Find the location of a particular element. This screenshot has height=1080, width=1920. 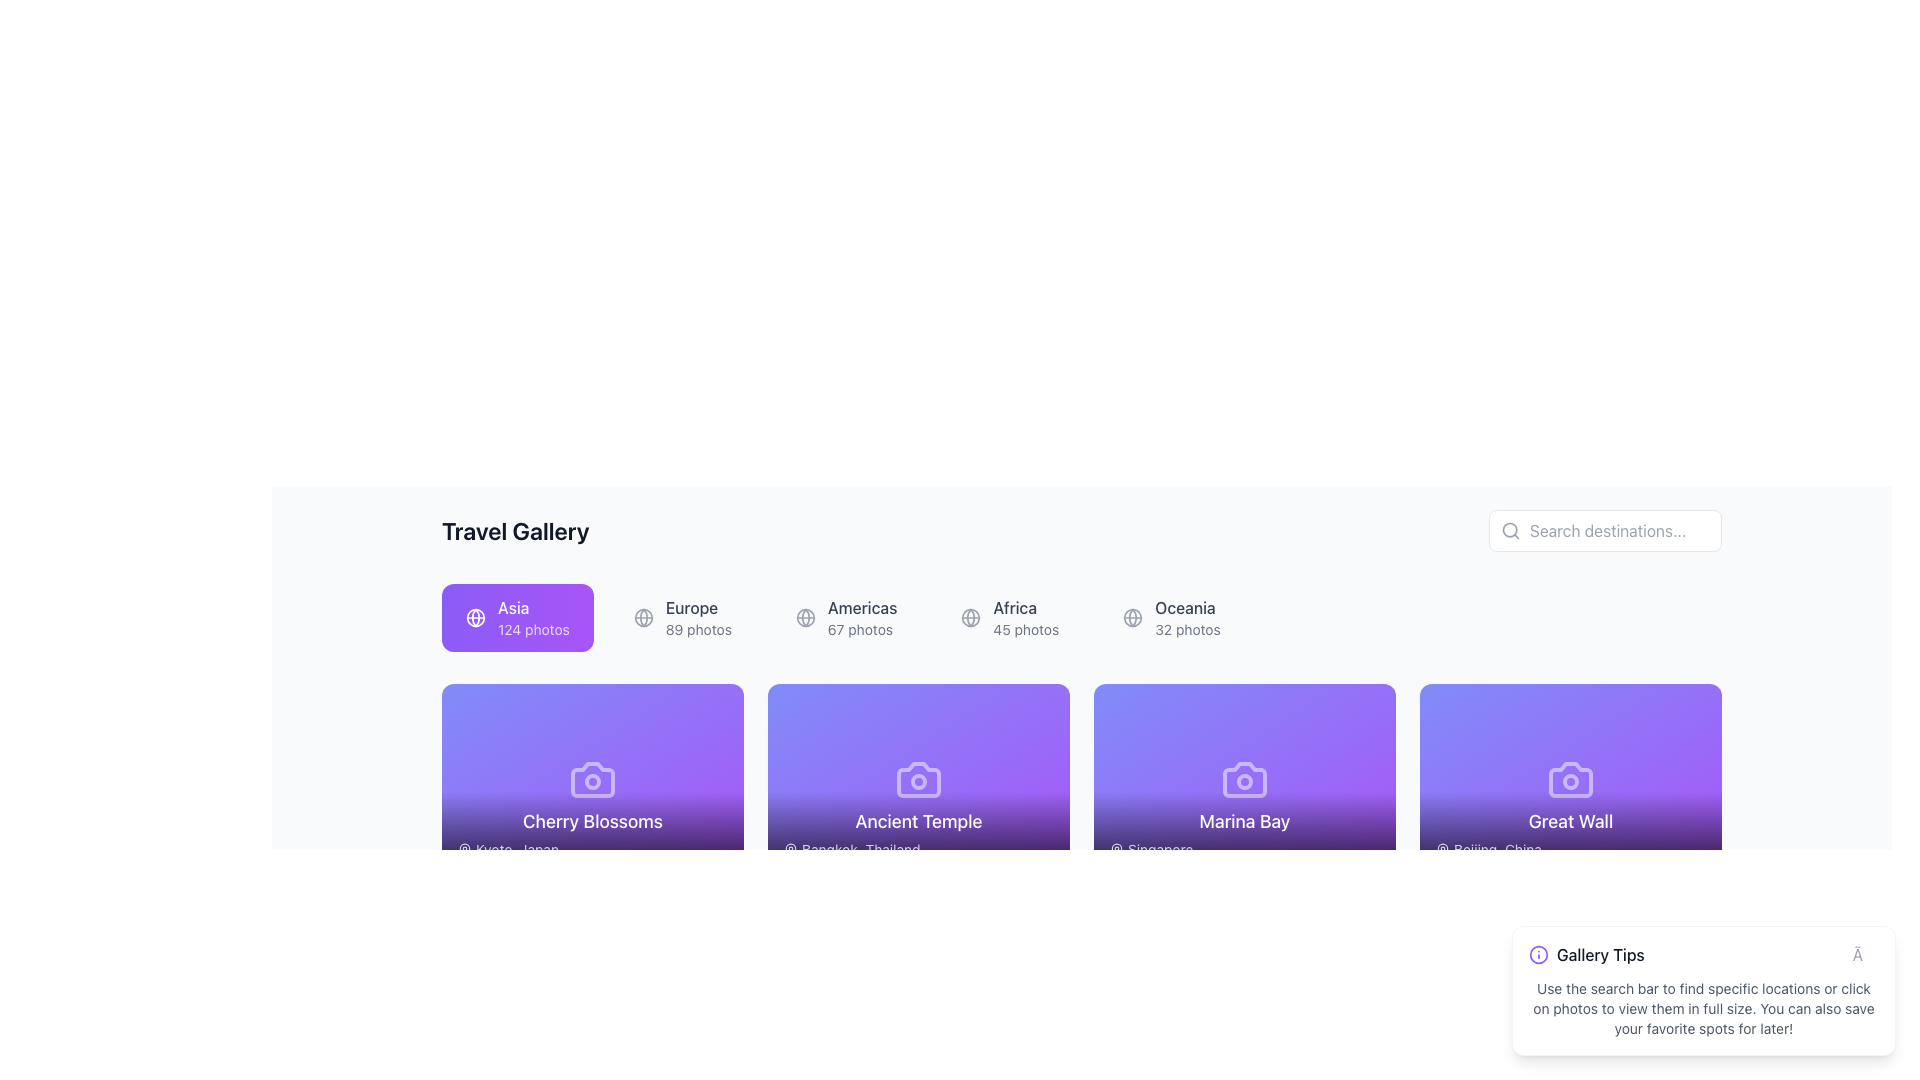

the selectable list item labeled 'Americas' which displays '67 photos' underneath is located at coordinates (862, 616).